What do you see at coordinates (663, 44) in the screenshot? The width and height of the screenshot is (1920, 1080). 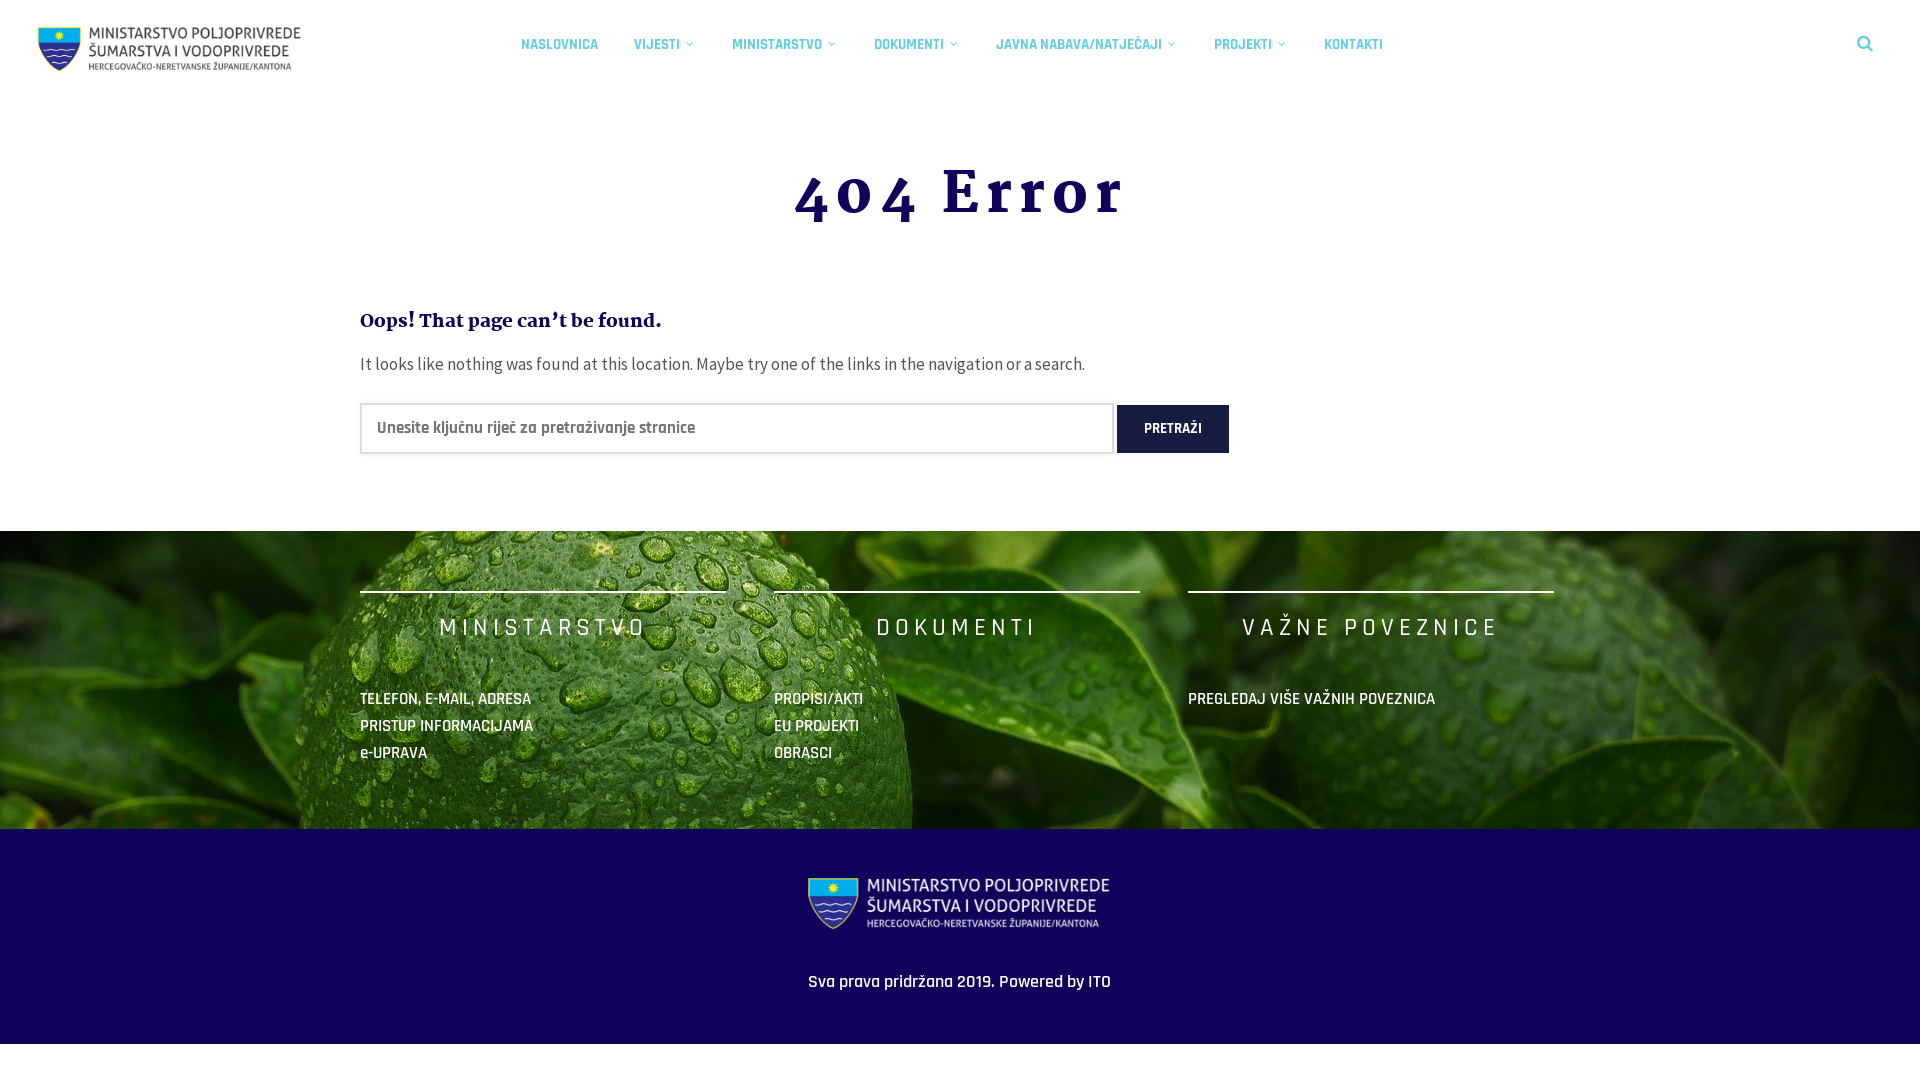 I see `'VIJESTI'` at bounding box center [663, 44].